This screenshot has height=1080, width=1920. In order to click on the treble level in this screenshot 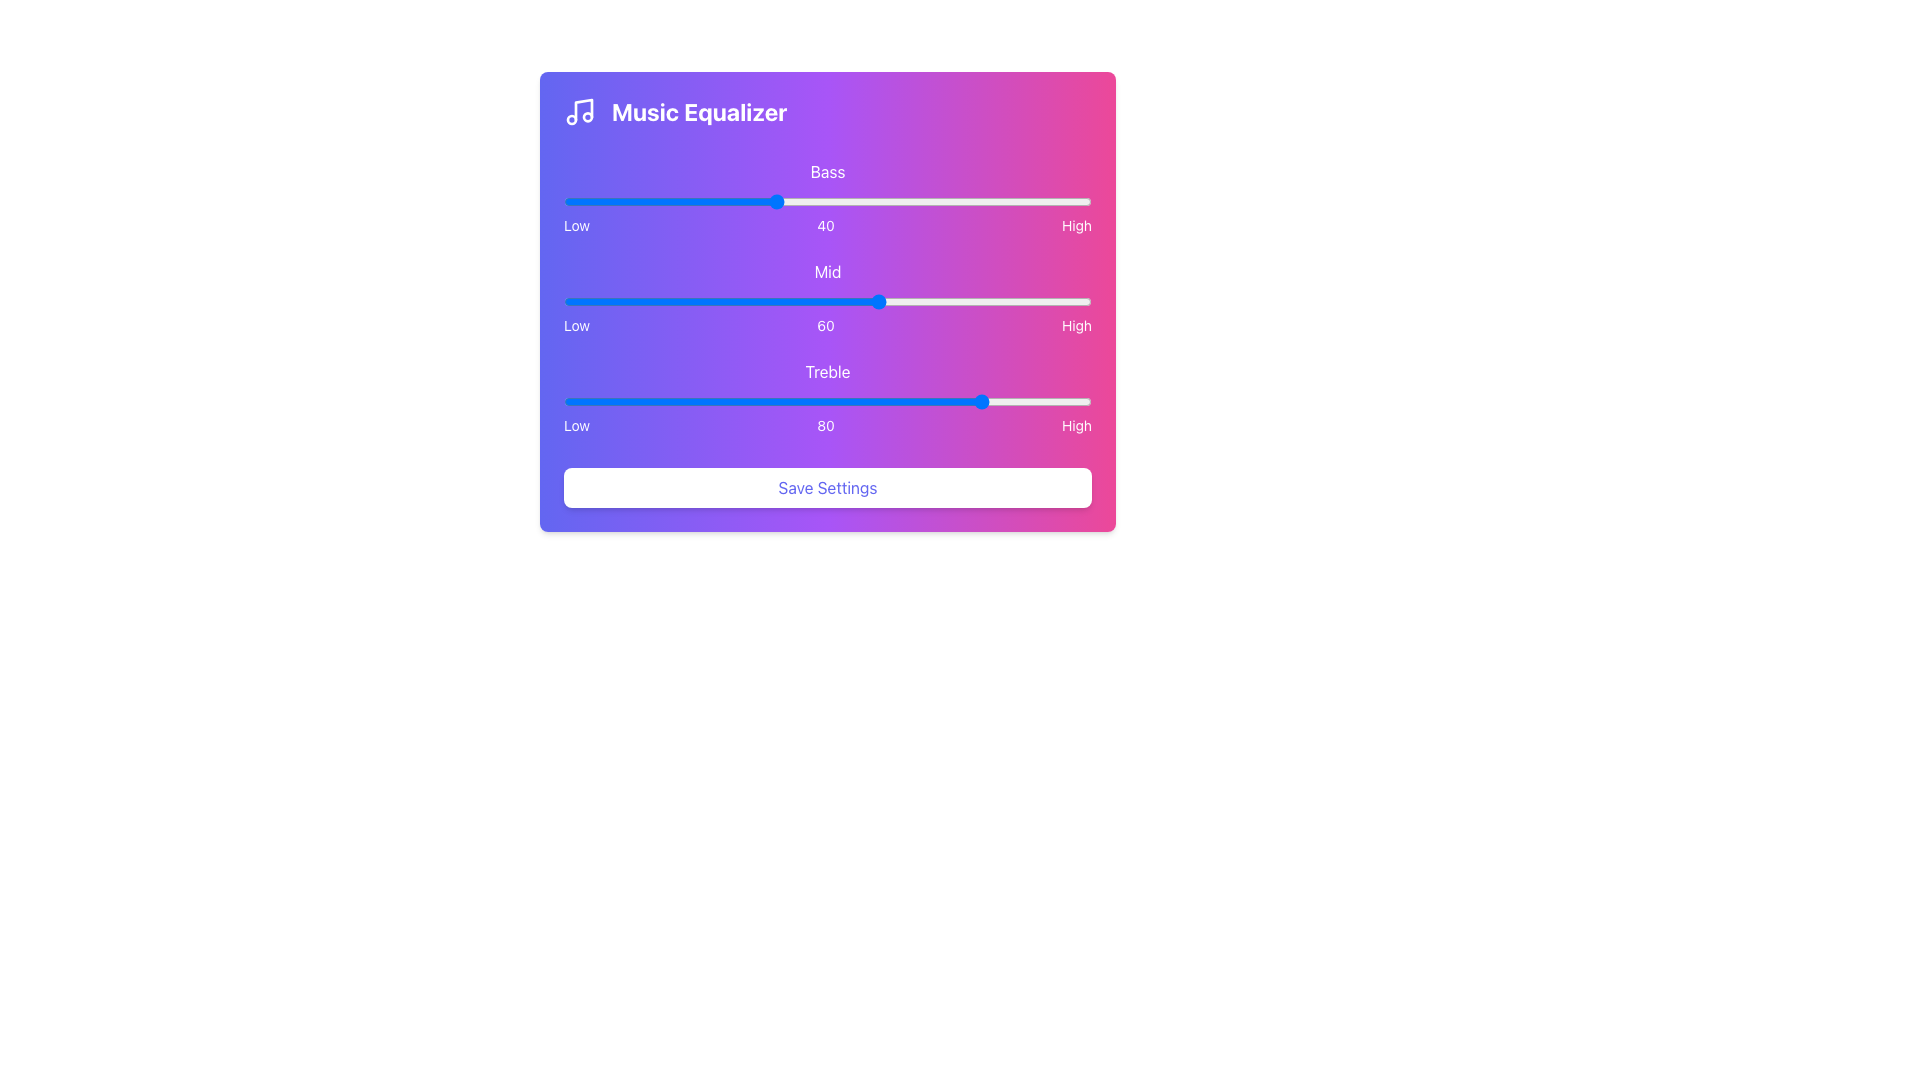, I will do `click(843, 401)`.